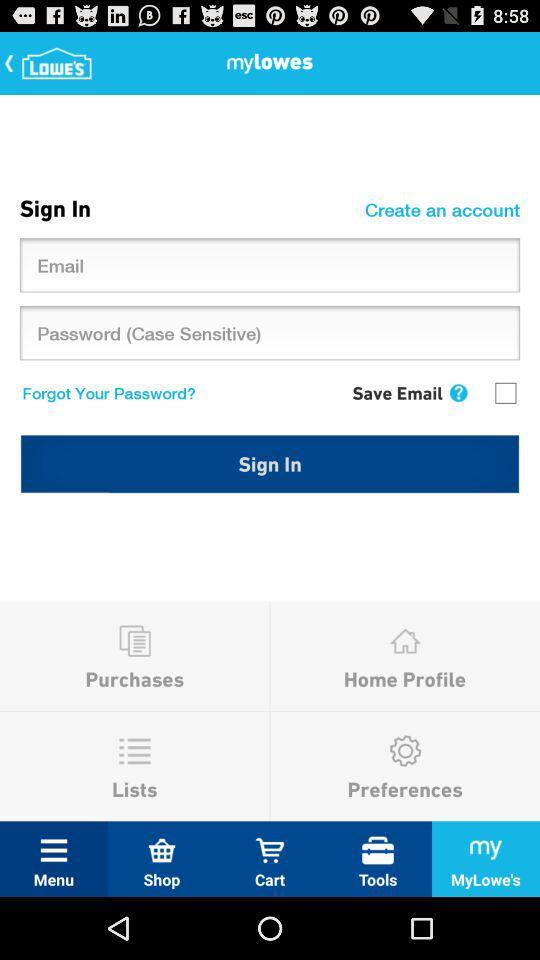 The image size is (540, 960). Describe the element at coordinates (405, 750) in the screenshot. I see `the preferences icon` at that location.